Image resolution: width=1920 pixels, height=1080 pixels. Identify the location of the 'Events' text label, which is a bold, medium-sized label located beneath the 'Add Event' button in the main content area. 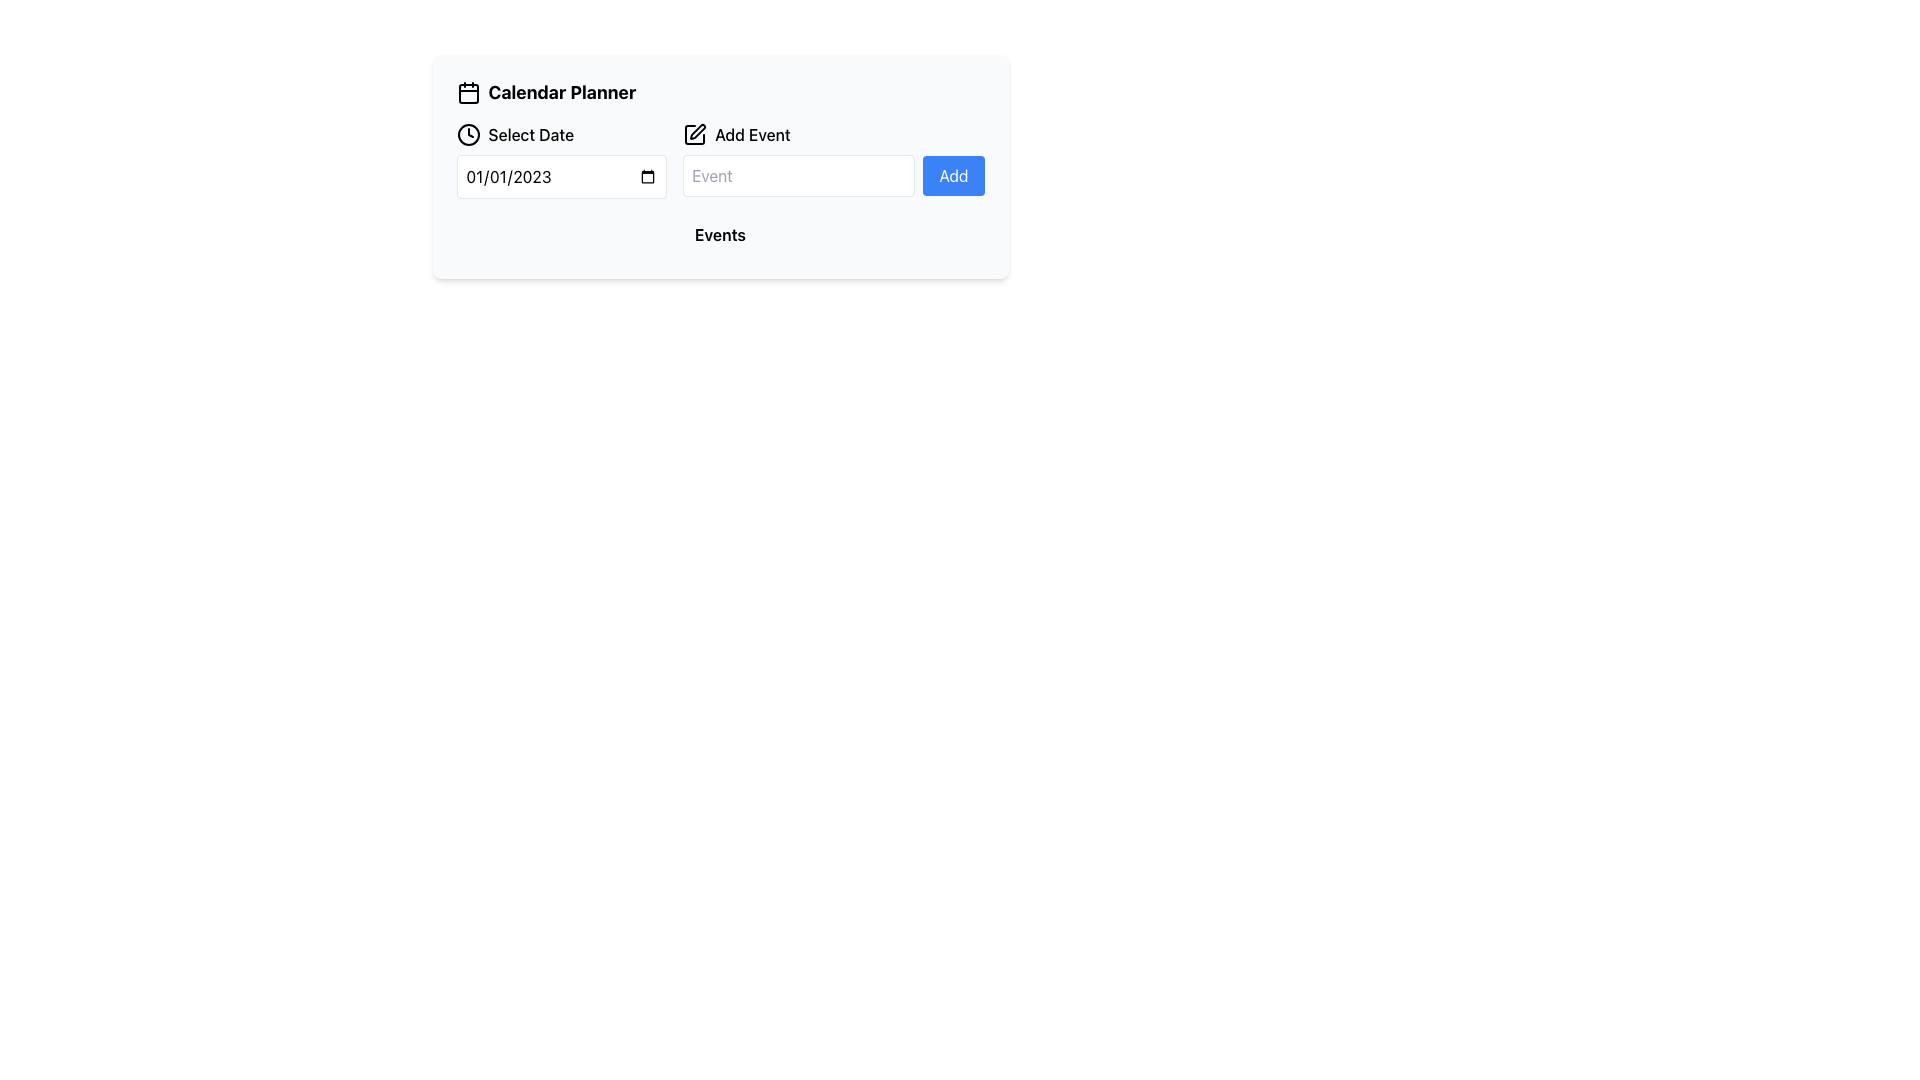
(720, 234).